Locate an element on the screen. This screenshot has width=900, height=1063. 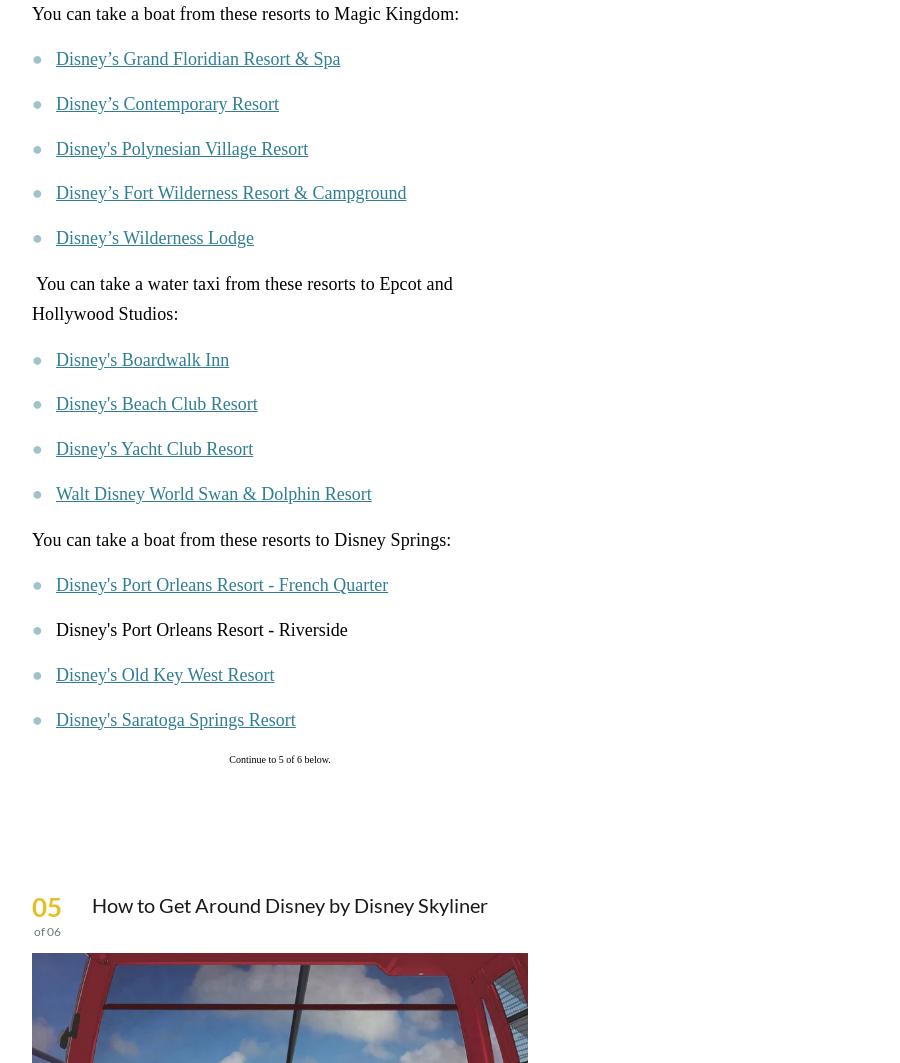
'Disney’s Contemporary Resort' is located at coordinates (167, 103).